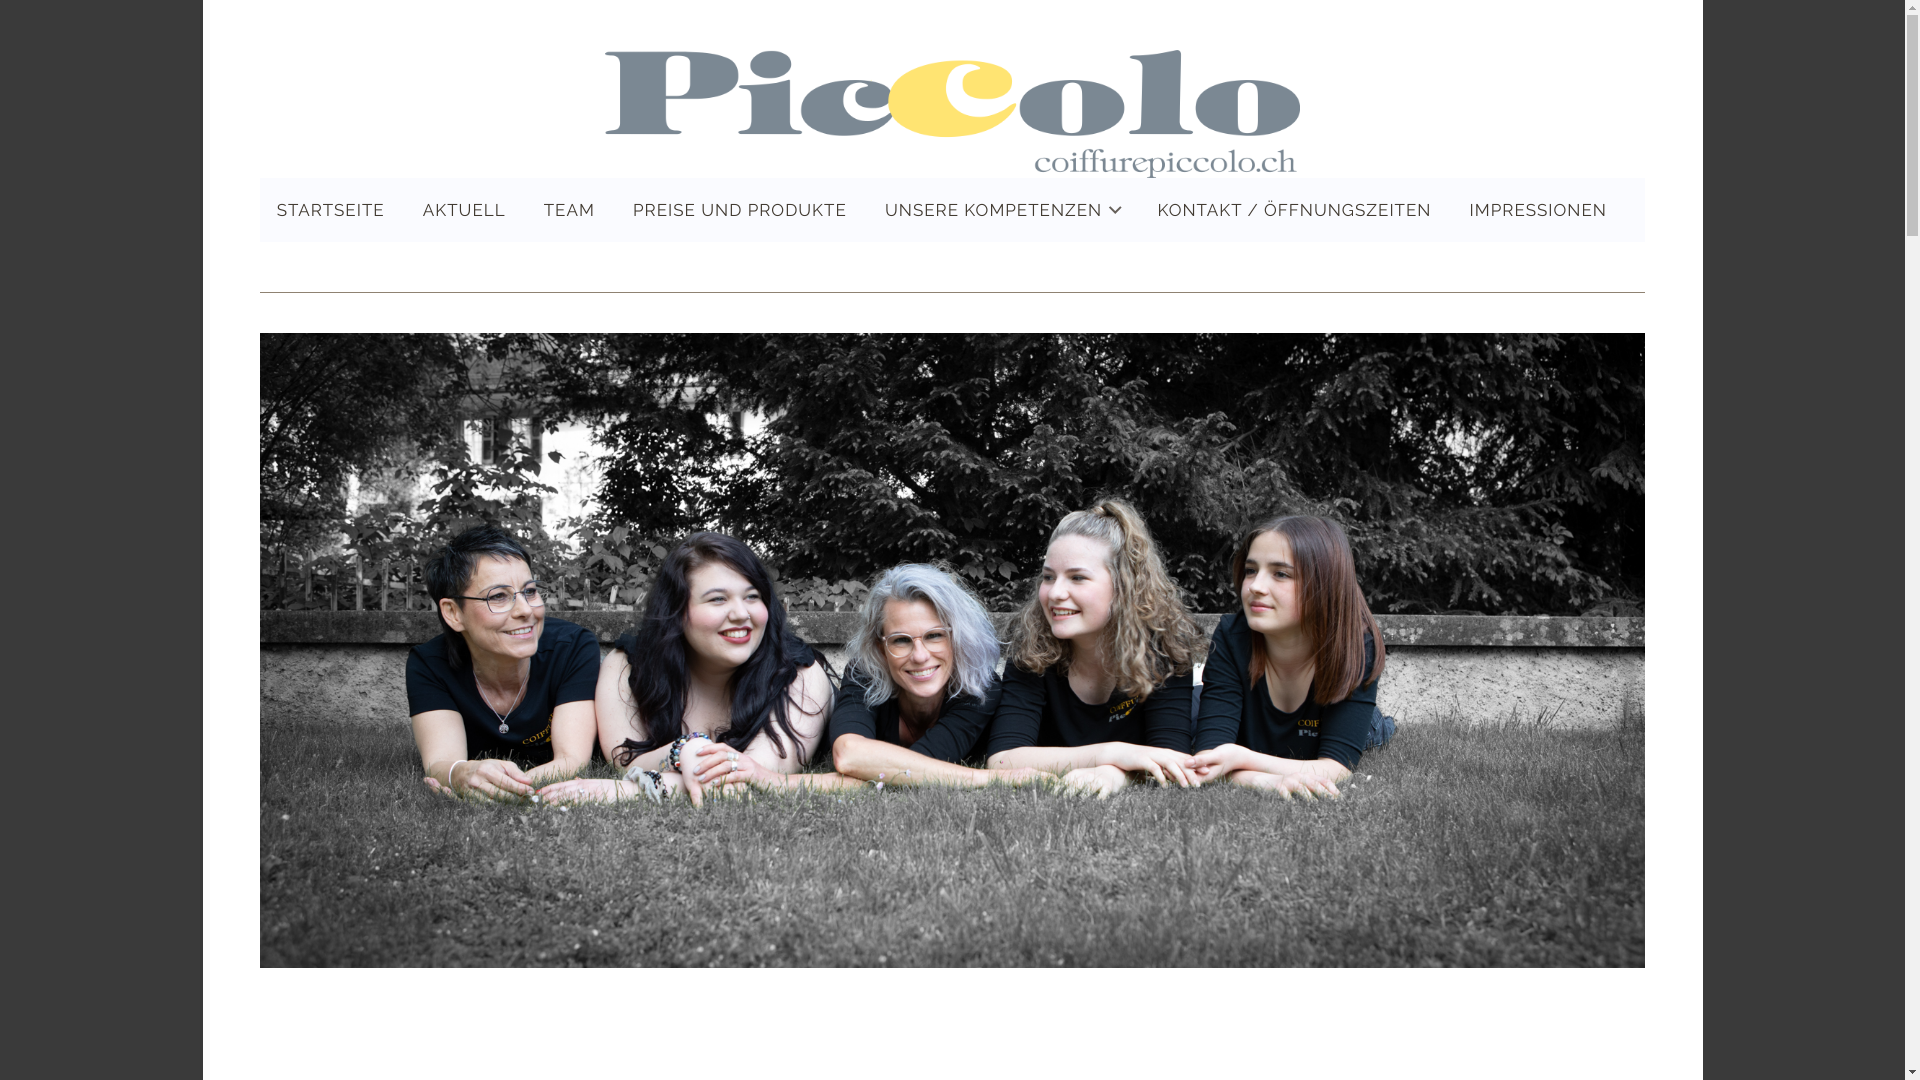 This screenshot has height=1080, width=1920. Describe the element at coordinates (1453, 209) in the screenshot. I see `'IMPRESSIONEN'` at that location.